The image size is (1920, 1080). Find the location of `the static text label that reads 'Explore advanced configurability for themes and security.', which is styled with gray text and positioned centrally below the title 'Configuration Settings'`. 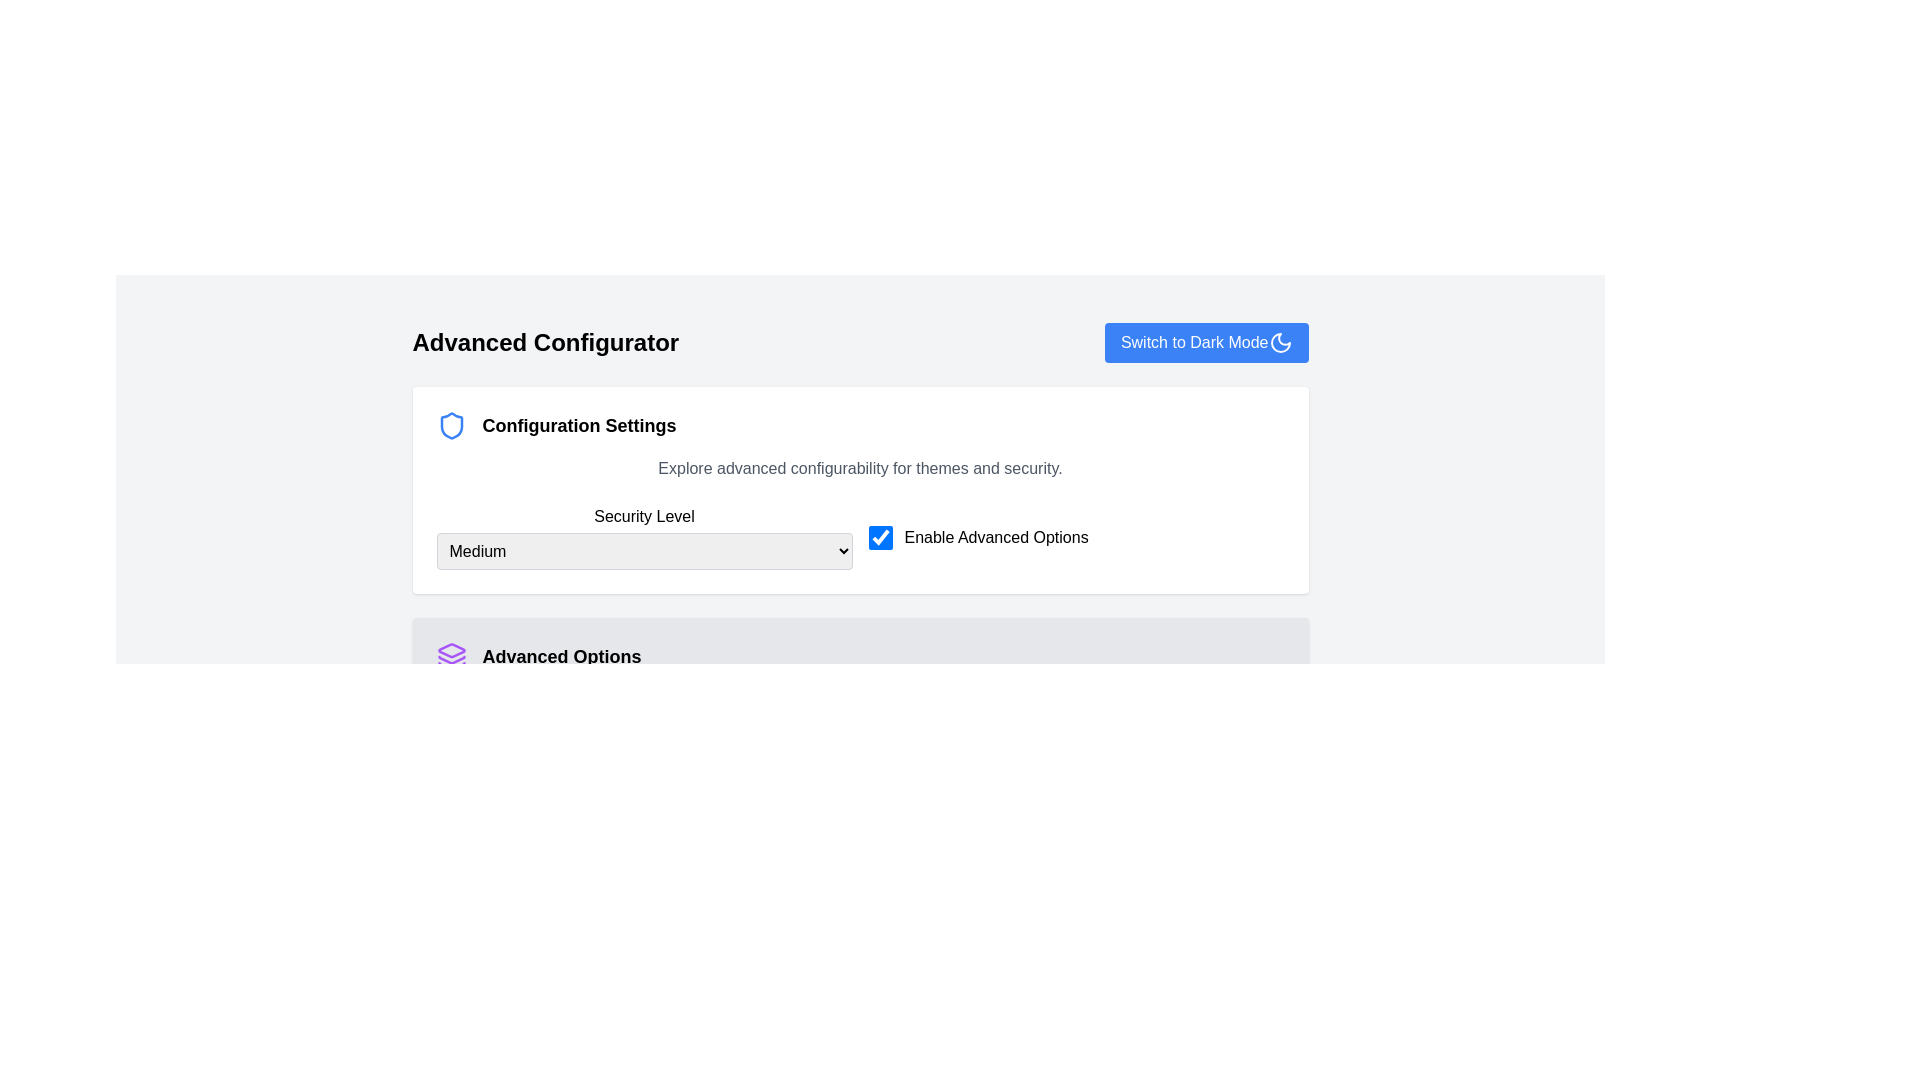

the static text label that reads 'Explore advanced configurability for themes and security.', which is styled with gray text and positioned centrally below the title 'Configuration Settings' is located at coordinates (860, 469).